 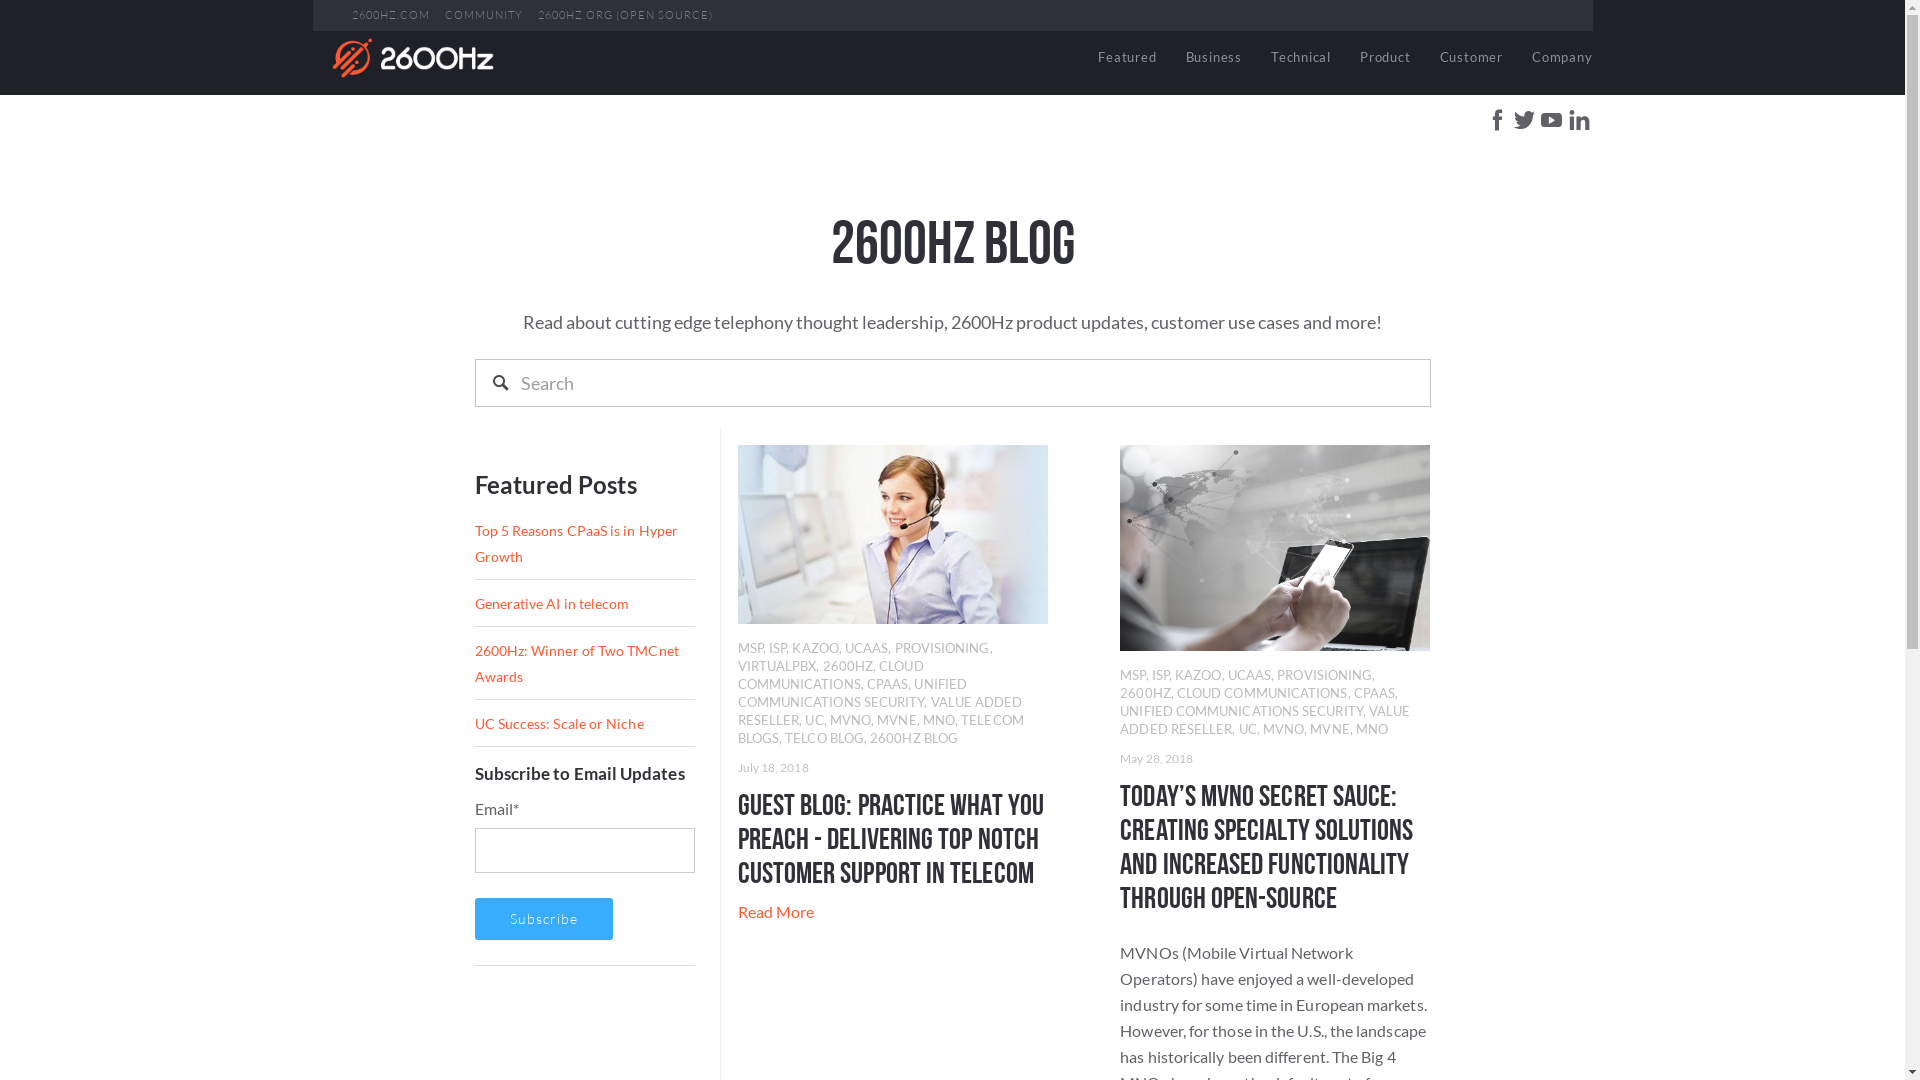 What do you see at coordinates (880, 729) in the screenshot?
I see `'TELECOM BLOGS'` at bounding box center [880, 729].